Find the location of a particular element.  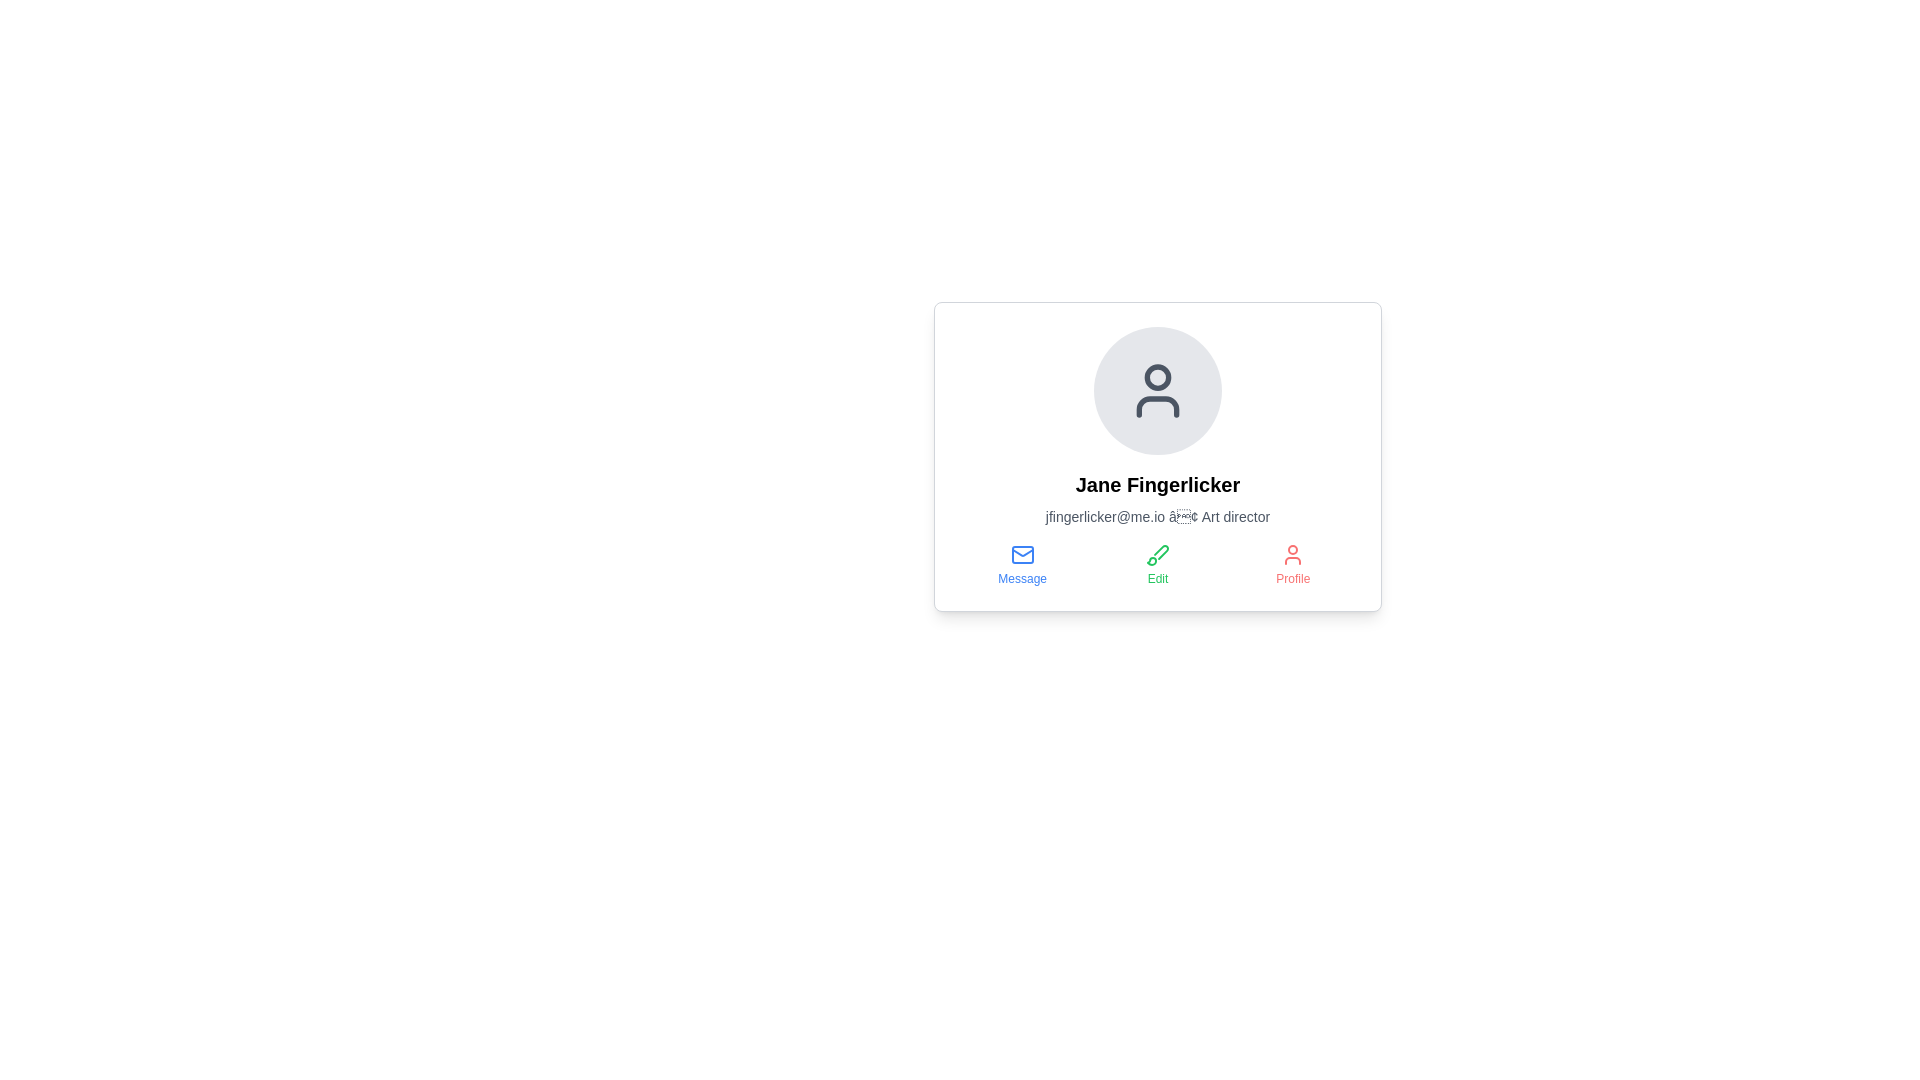

the text label that reads 'jfingerlicker@me.io • Art director', which is styled in light gray and located below the name 'Jane Fingerlicker' in the user profile card is located at coordinates (1157, 515).